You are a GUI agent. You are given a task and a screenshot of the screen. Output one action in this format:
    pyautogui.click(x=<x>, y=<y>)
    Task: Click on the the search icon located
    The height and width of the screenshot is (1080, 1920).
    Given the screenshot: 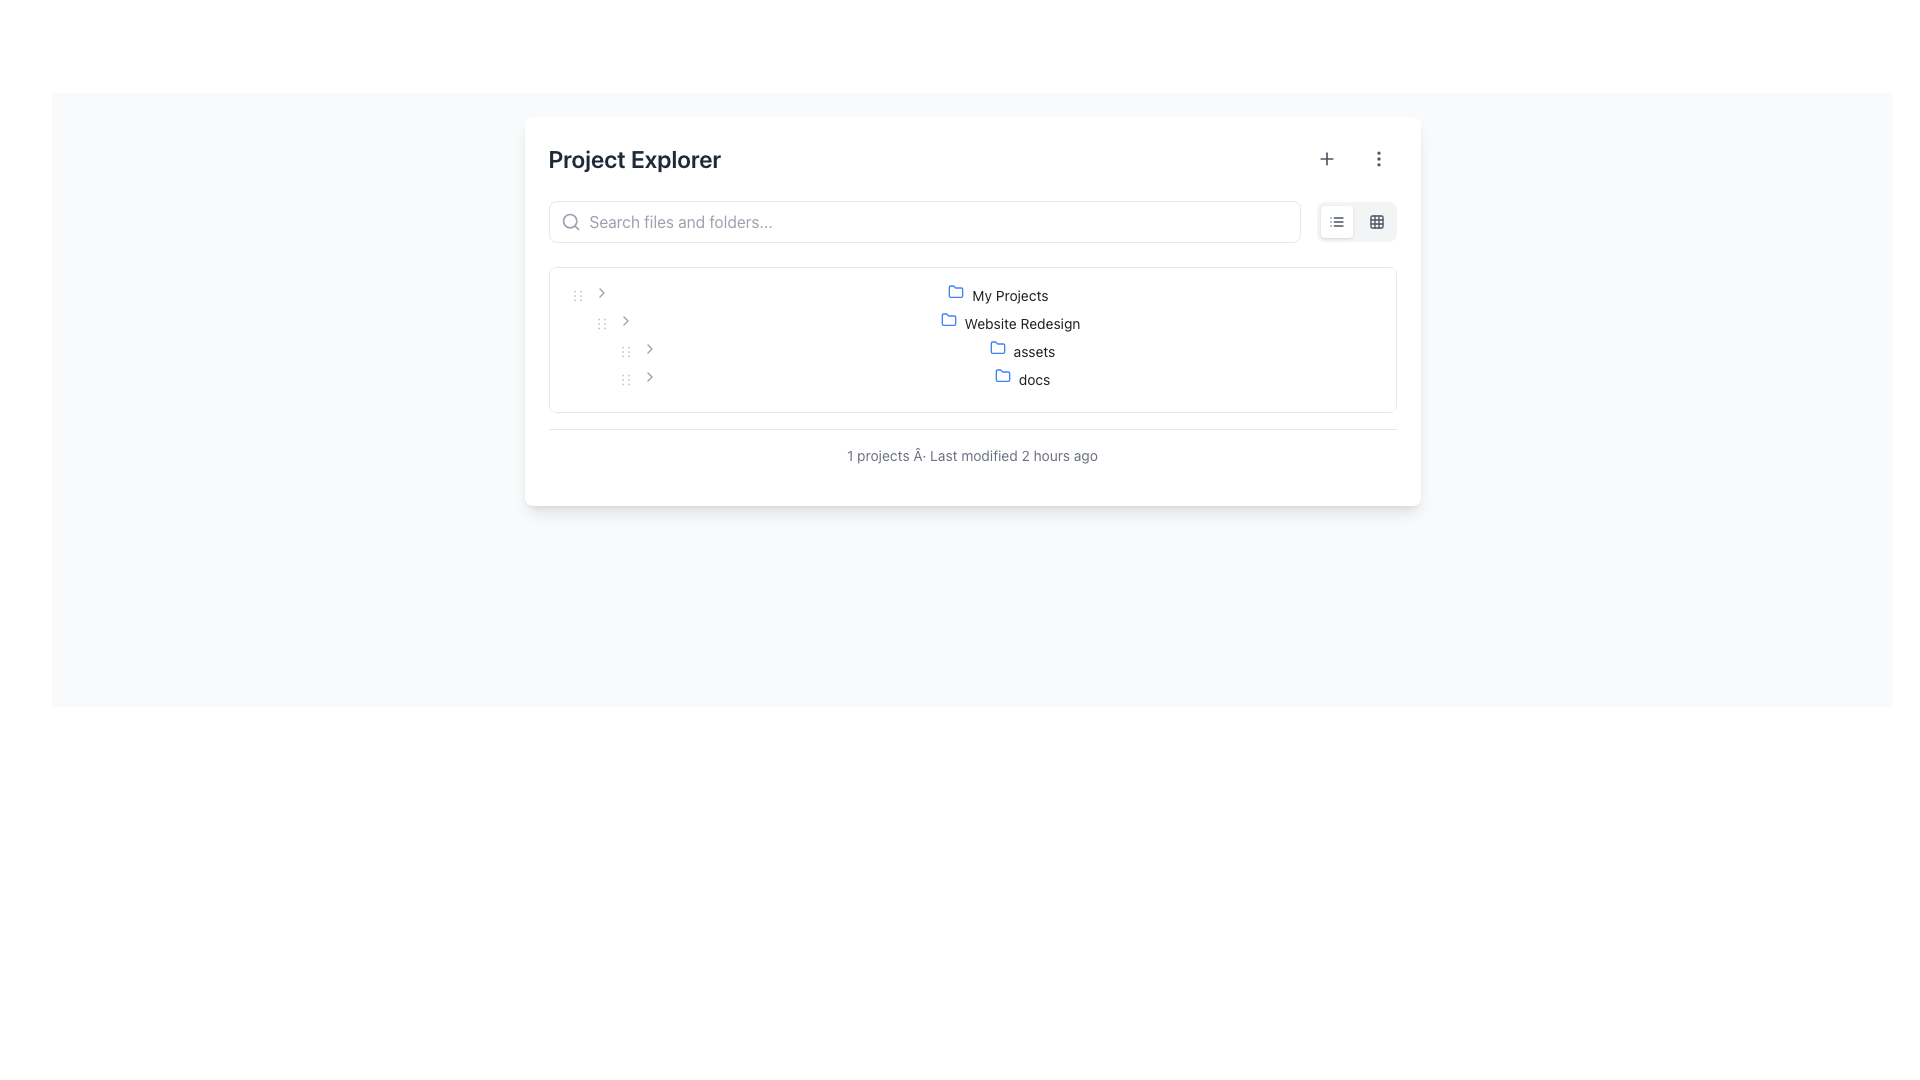 What is the action you would take?
    pyautogui.click(x=569, y=222)
    